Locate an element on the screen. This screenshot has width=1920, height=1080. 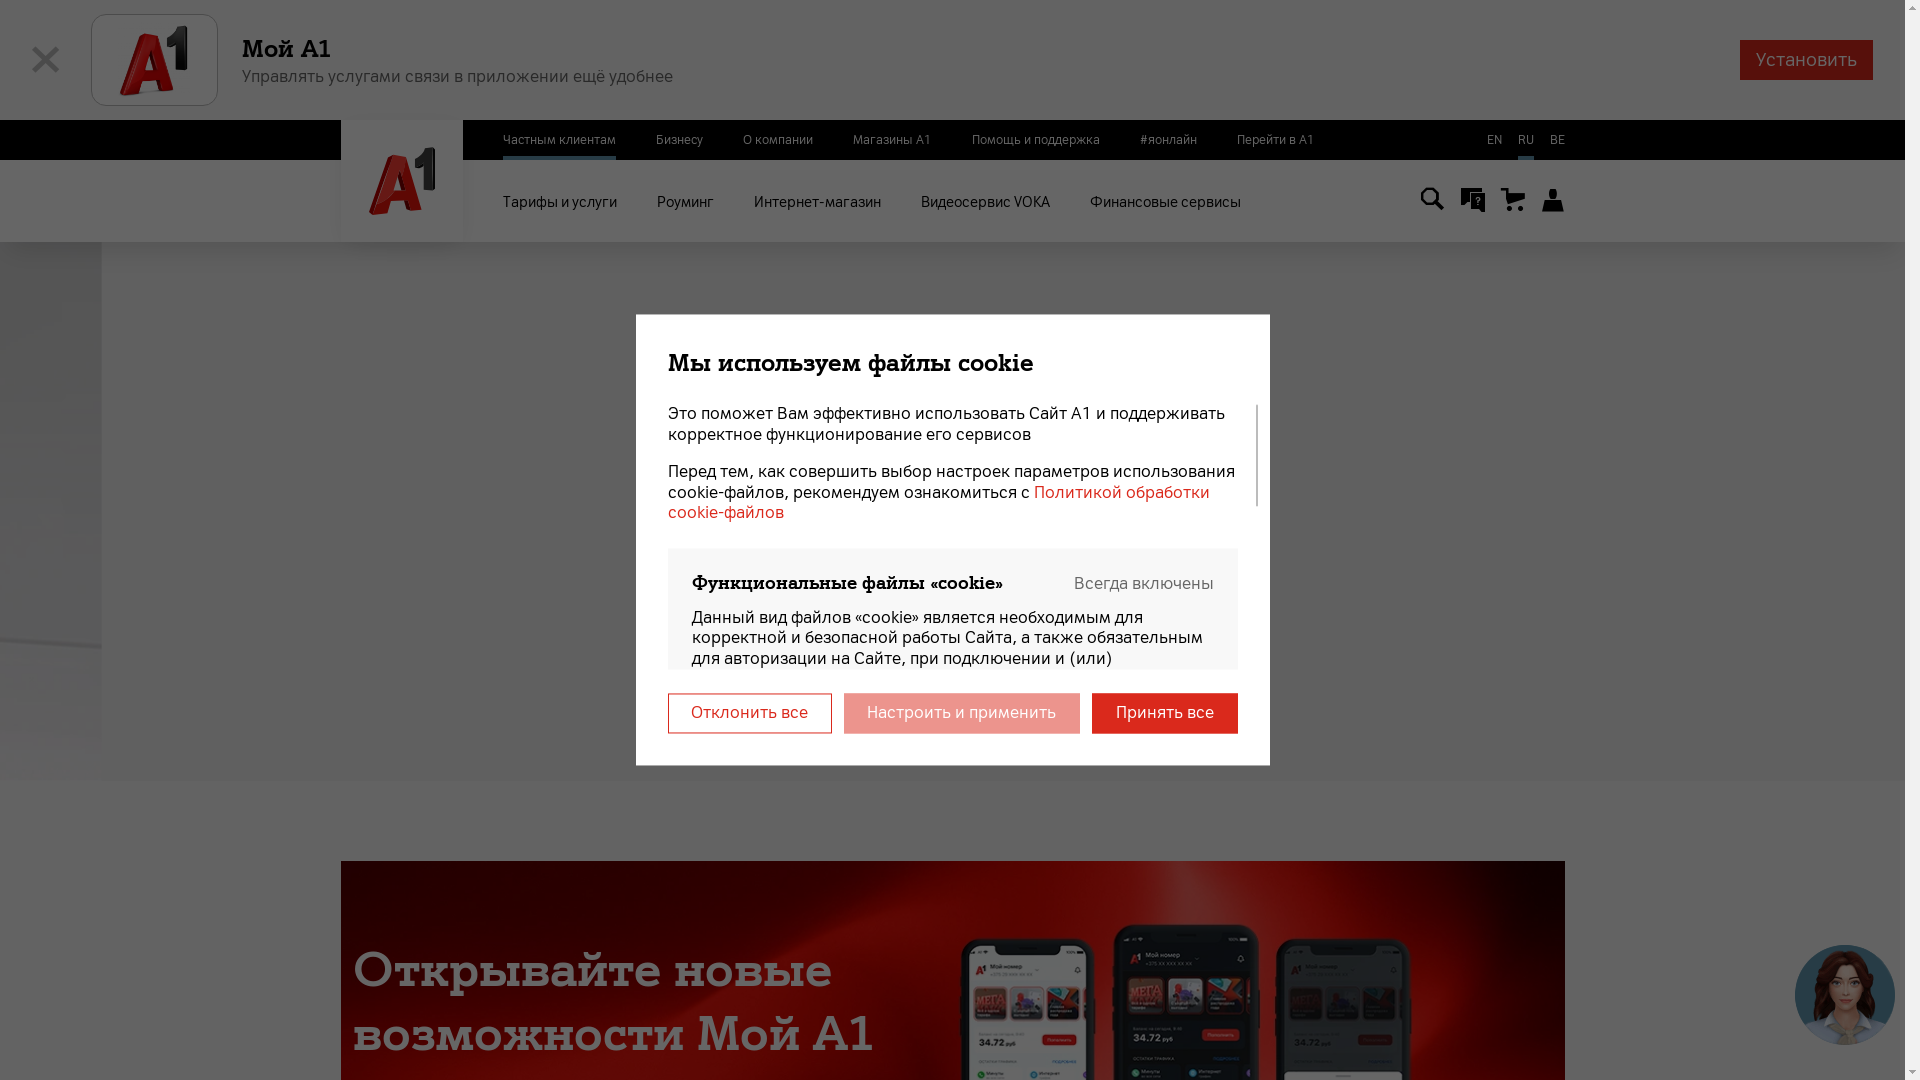
'RU' is located at coordinates (1525, 138).